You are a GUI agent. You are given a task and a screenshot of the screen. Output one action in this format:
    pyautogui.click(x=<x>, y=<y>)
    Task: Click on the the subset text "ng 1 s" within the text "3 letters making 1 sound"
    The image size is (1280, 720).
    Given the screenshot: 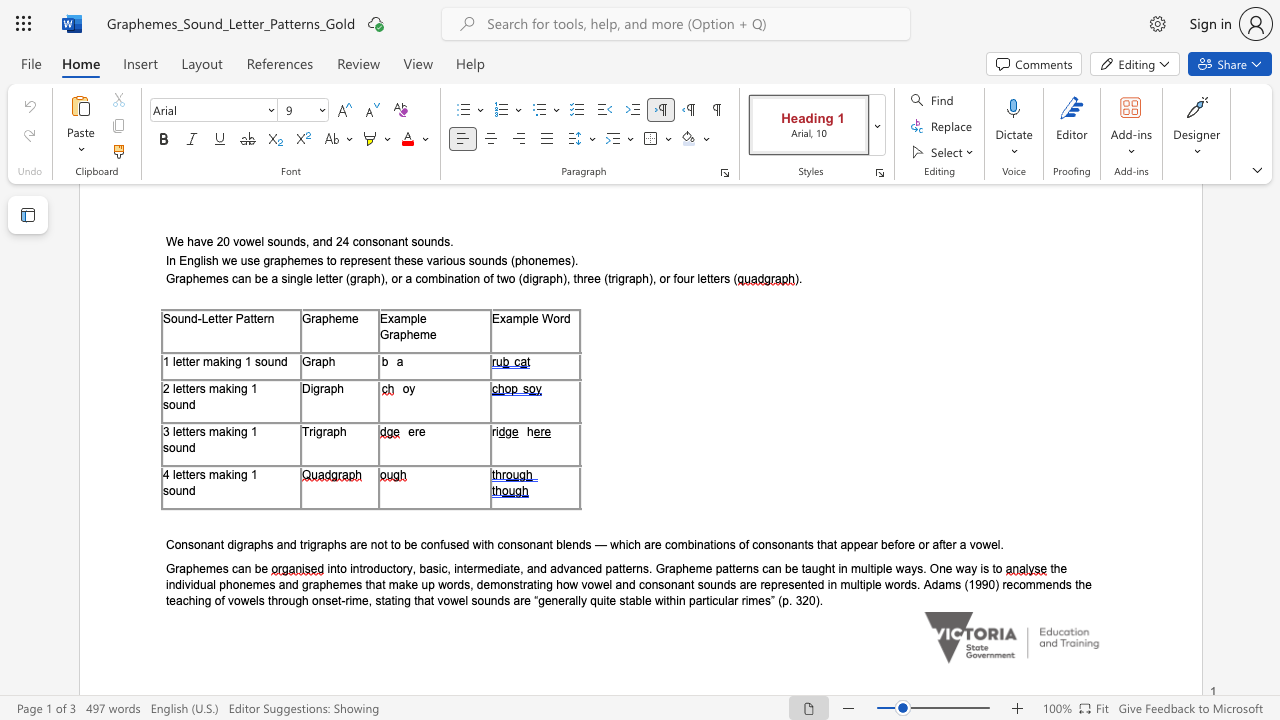 What is the action you would take?
    pyautogui.click(x=234, y=430)
    